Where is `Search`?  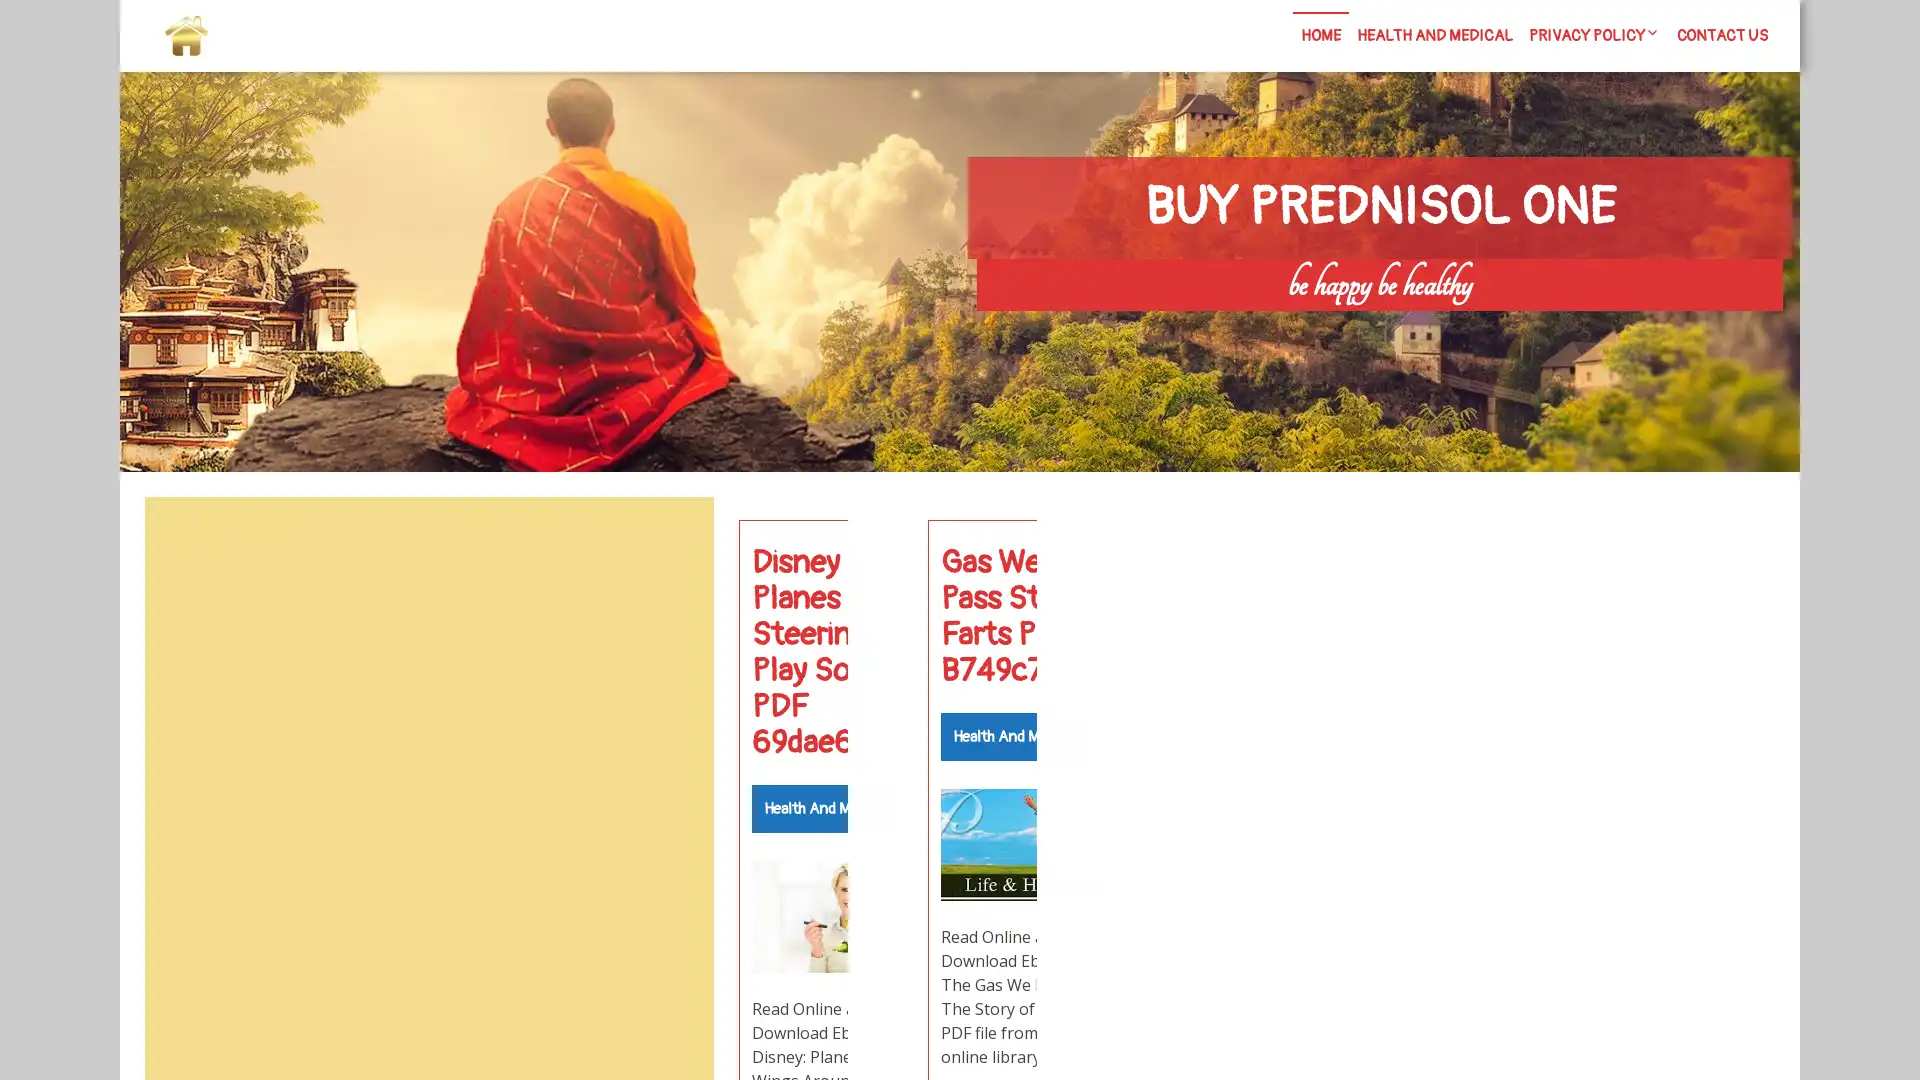
Search is located at coordinates (1557, 327).